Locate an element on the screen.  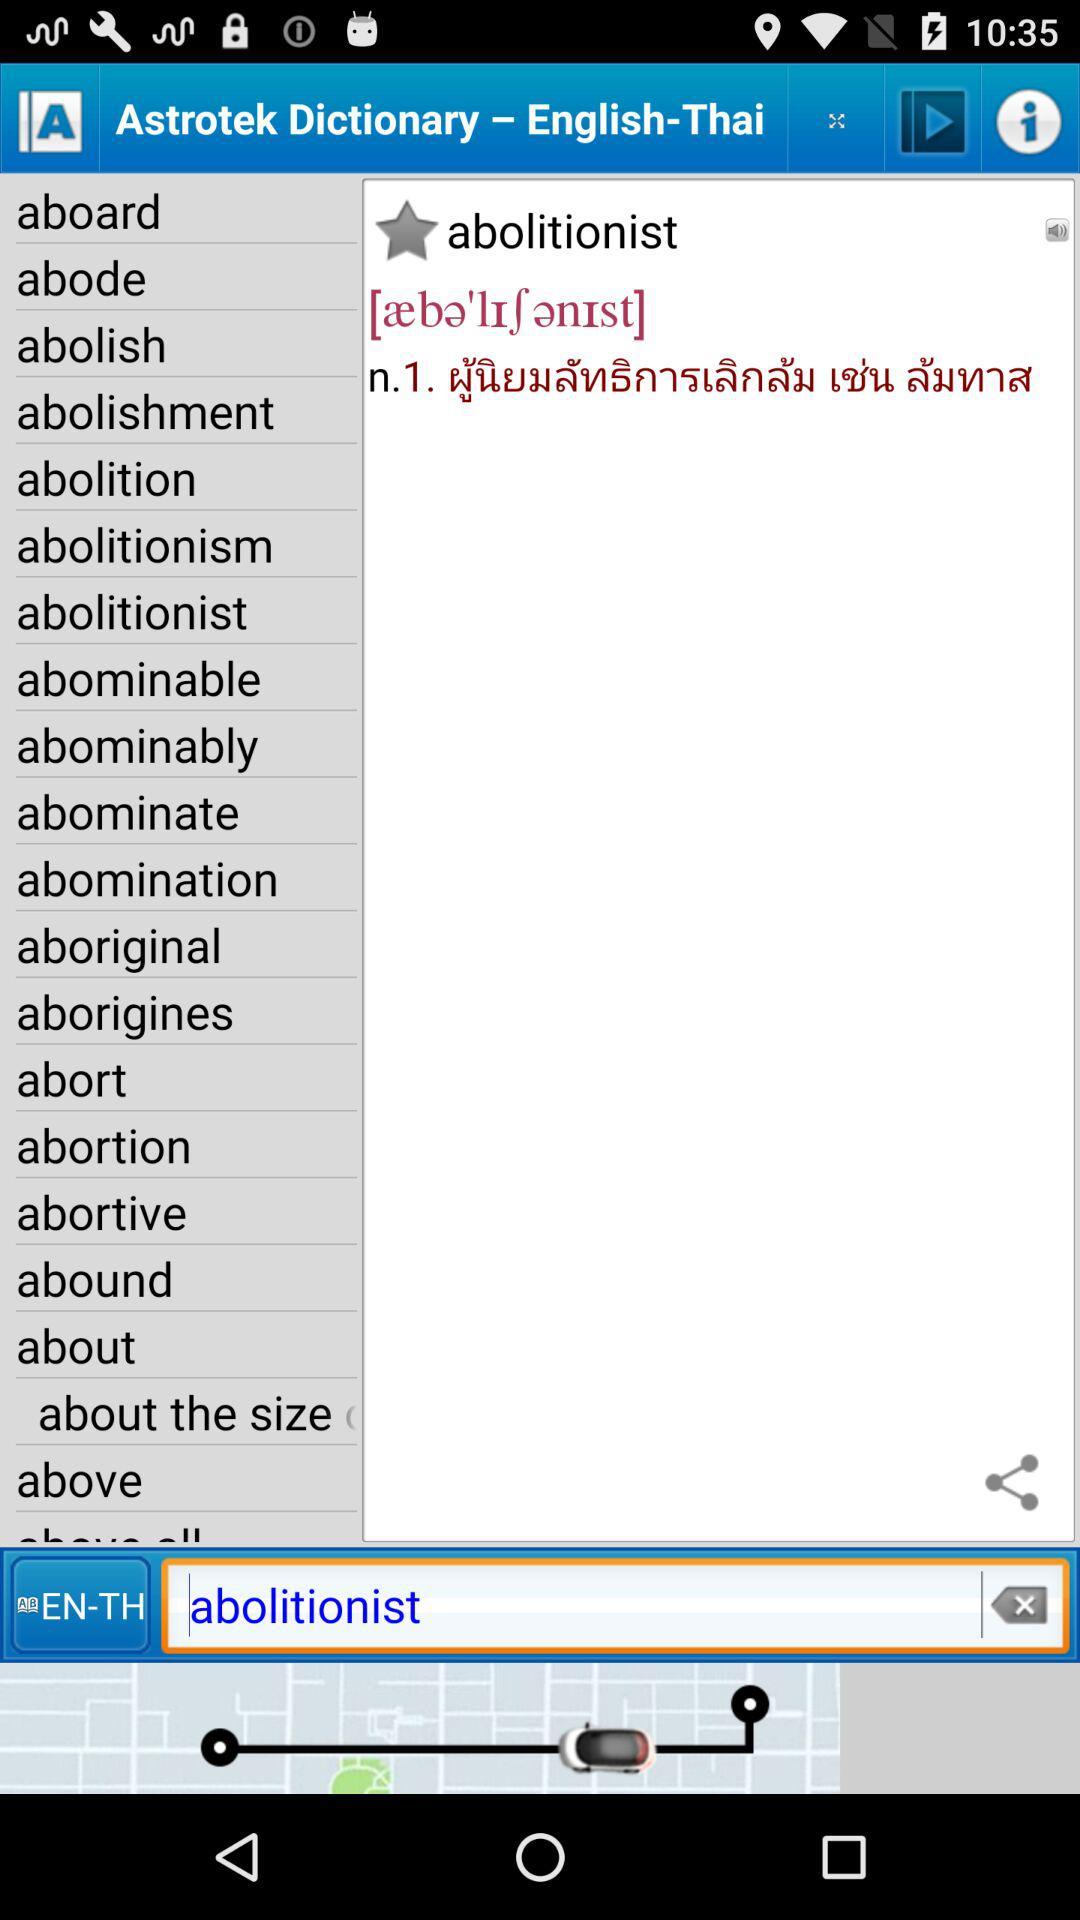
the button to the right of en-th item is located at coordinates (1017, 1604).